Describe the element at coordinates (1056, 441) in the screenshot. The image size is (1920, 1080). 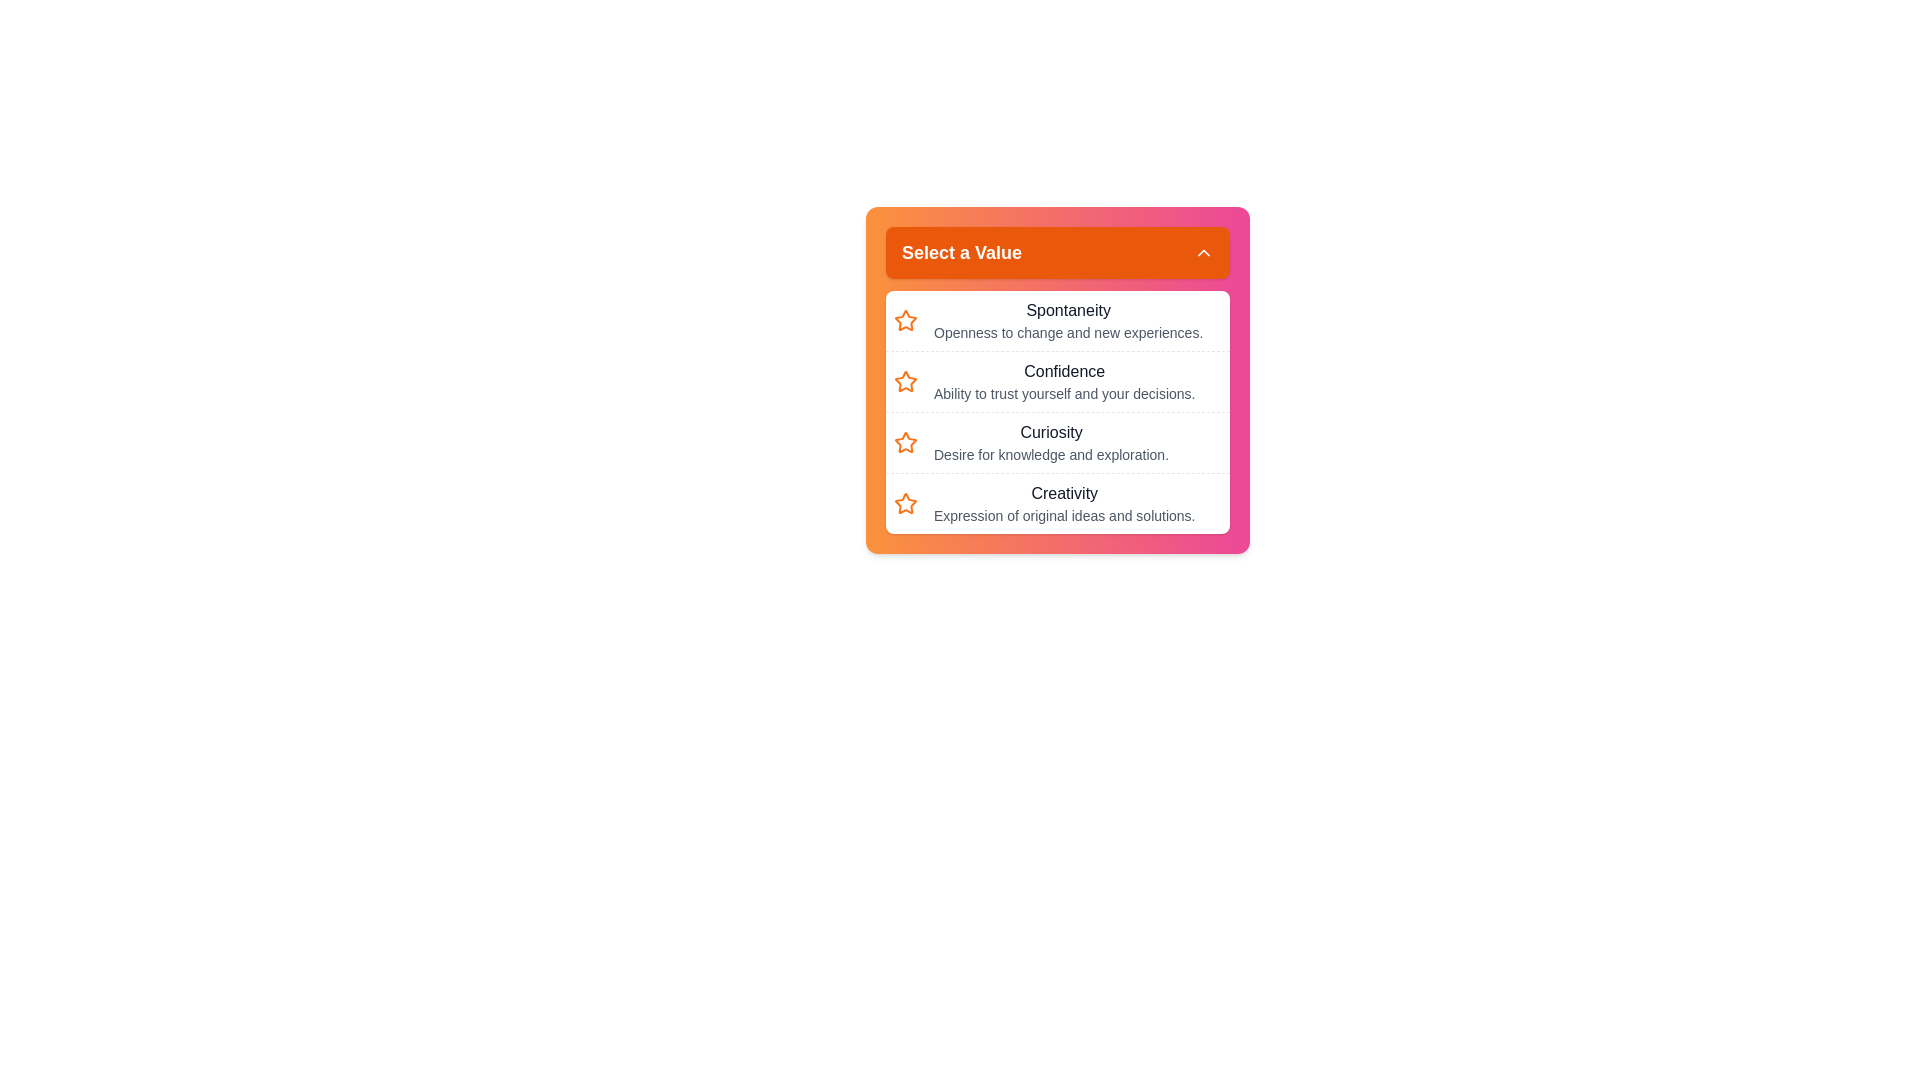
I see `the 'Curiosity' list item in the dropdown menu, which is the third option in a vertical list of four items` at that location.